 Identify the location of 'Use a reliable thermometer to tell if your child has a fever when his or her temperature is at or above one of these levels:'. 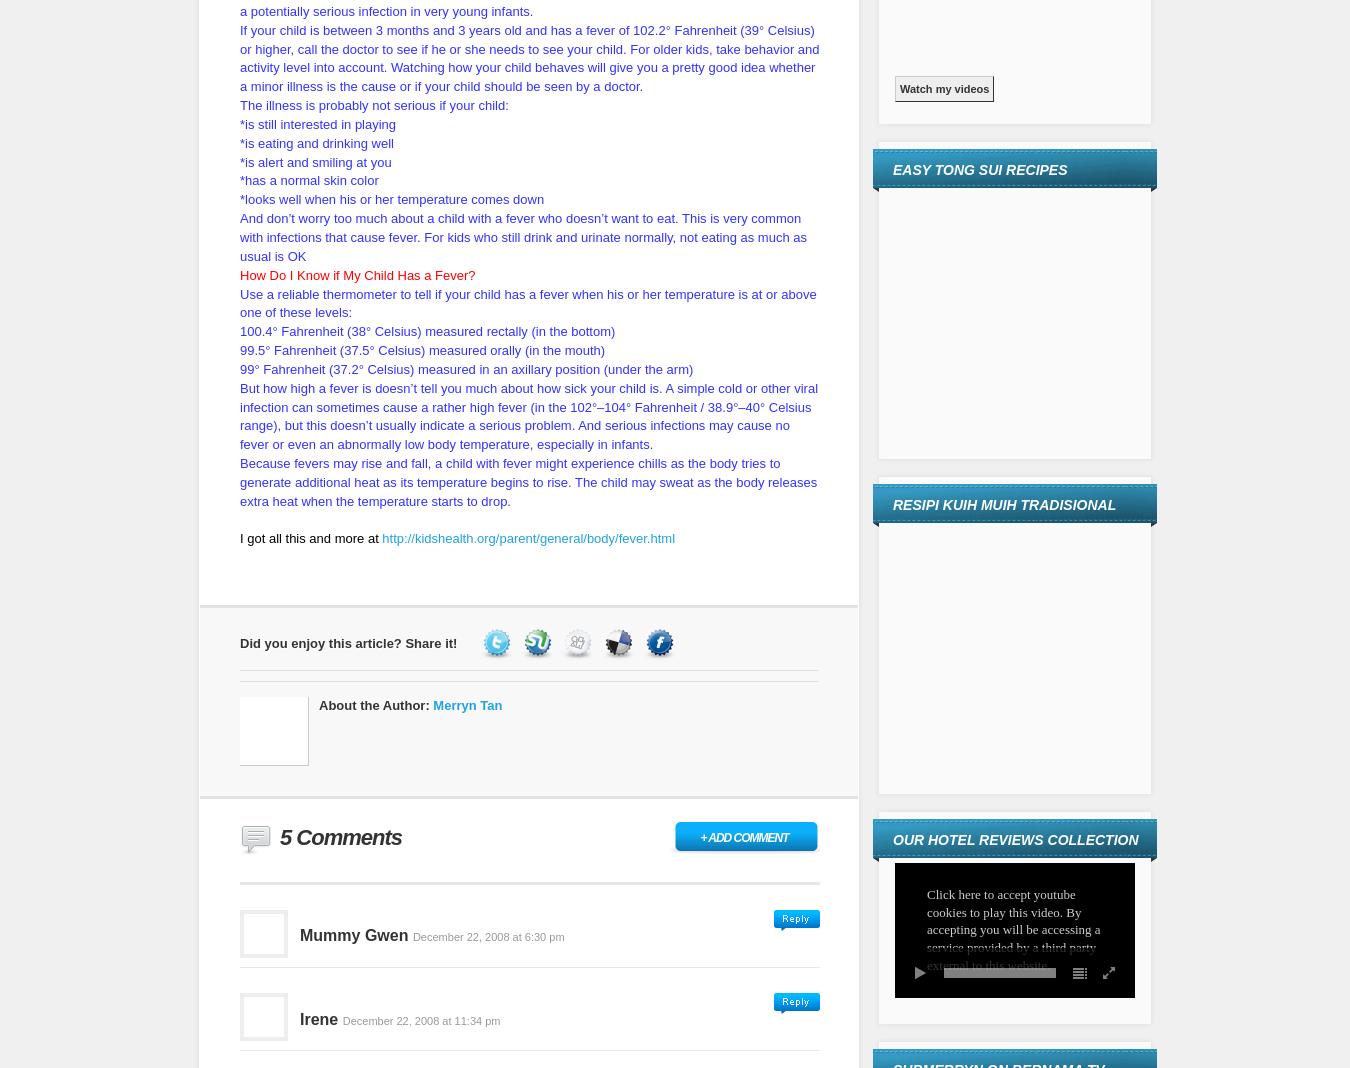
(526, 301).